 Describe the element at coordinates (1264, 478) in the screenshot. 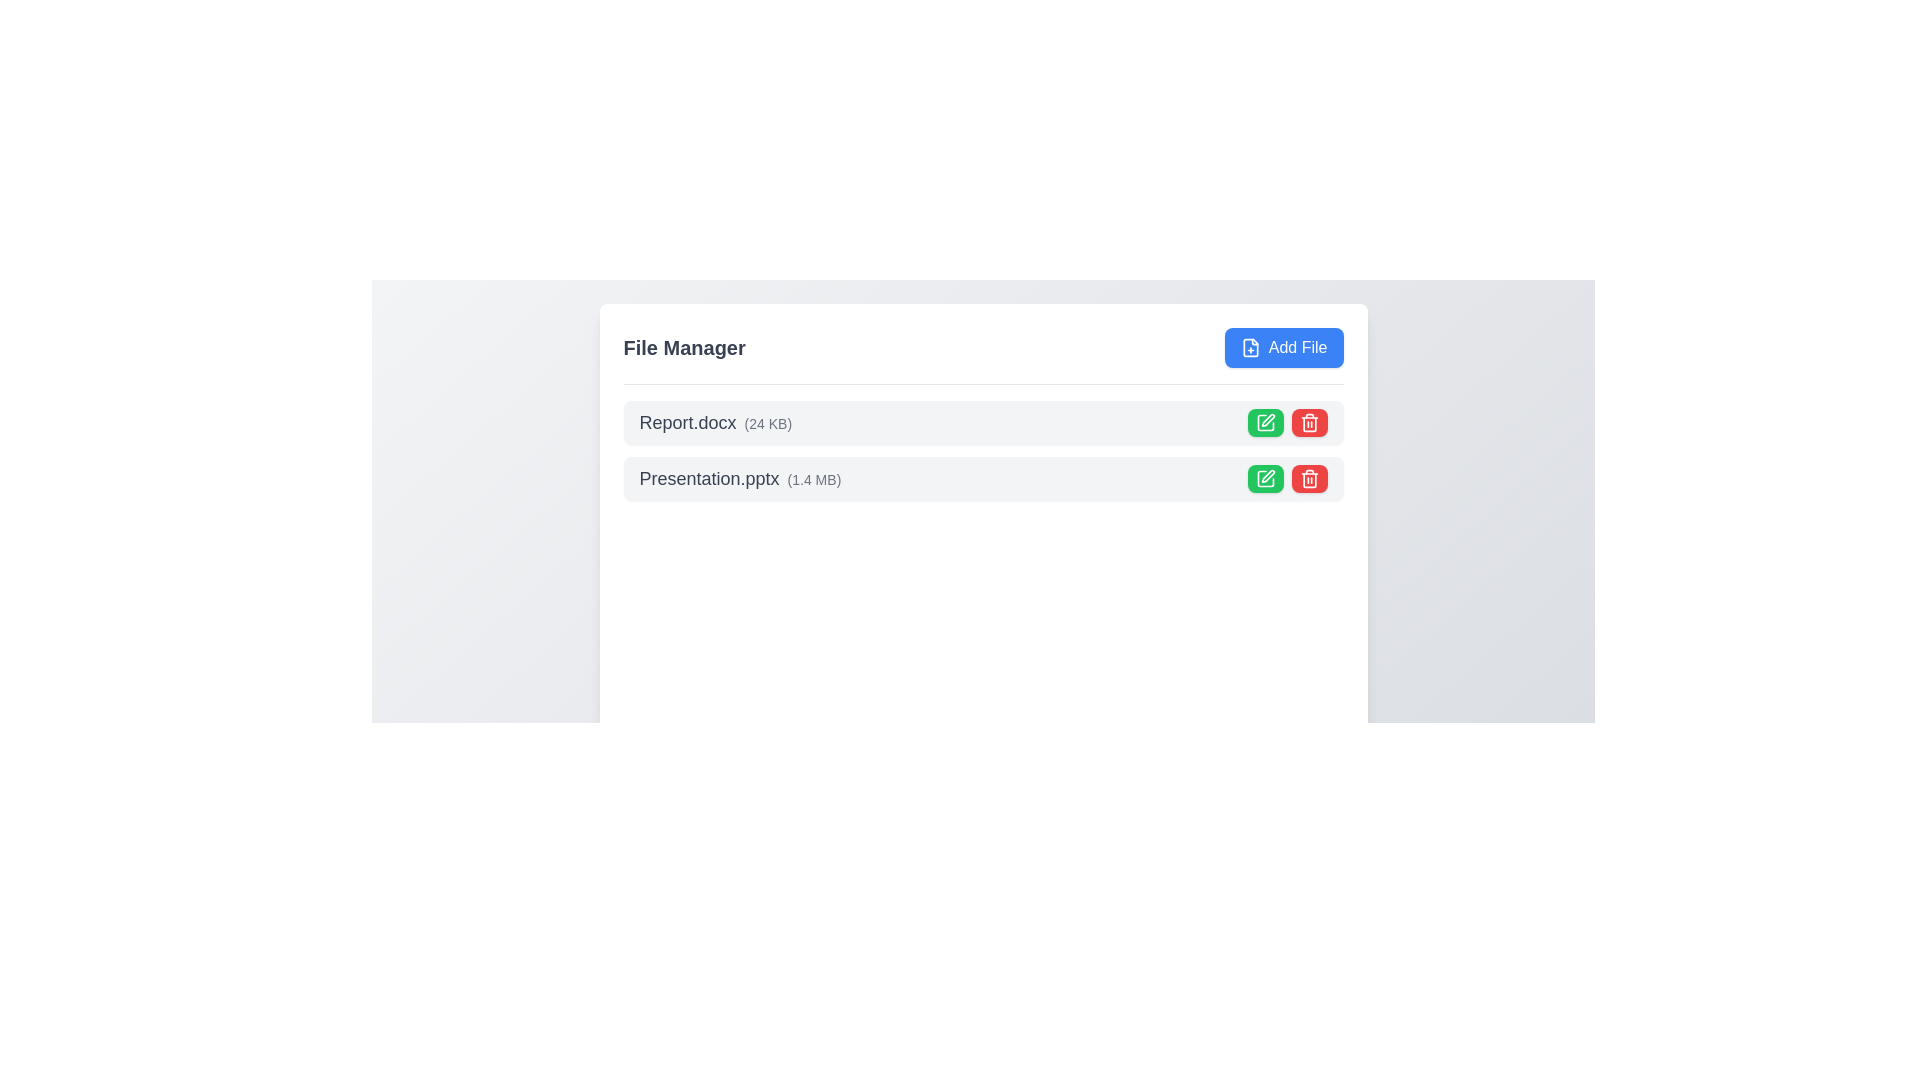

I see `the green button with white text and a pen icon indicating 'edit', located after 'Presentation.pptx' in the second row of buttons` at that location.